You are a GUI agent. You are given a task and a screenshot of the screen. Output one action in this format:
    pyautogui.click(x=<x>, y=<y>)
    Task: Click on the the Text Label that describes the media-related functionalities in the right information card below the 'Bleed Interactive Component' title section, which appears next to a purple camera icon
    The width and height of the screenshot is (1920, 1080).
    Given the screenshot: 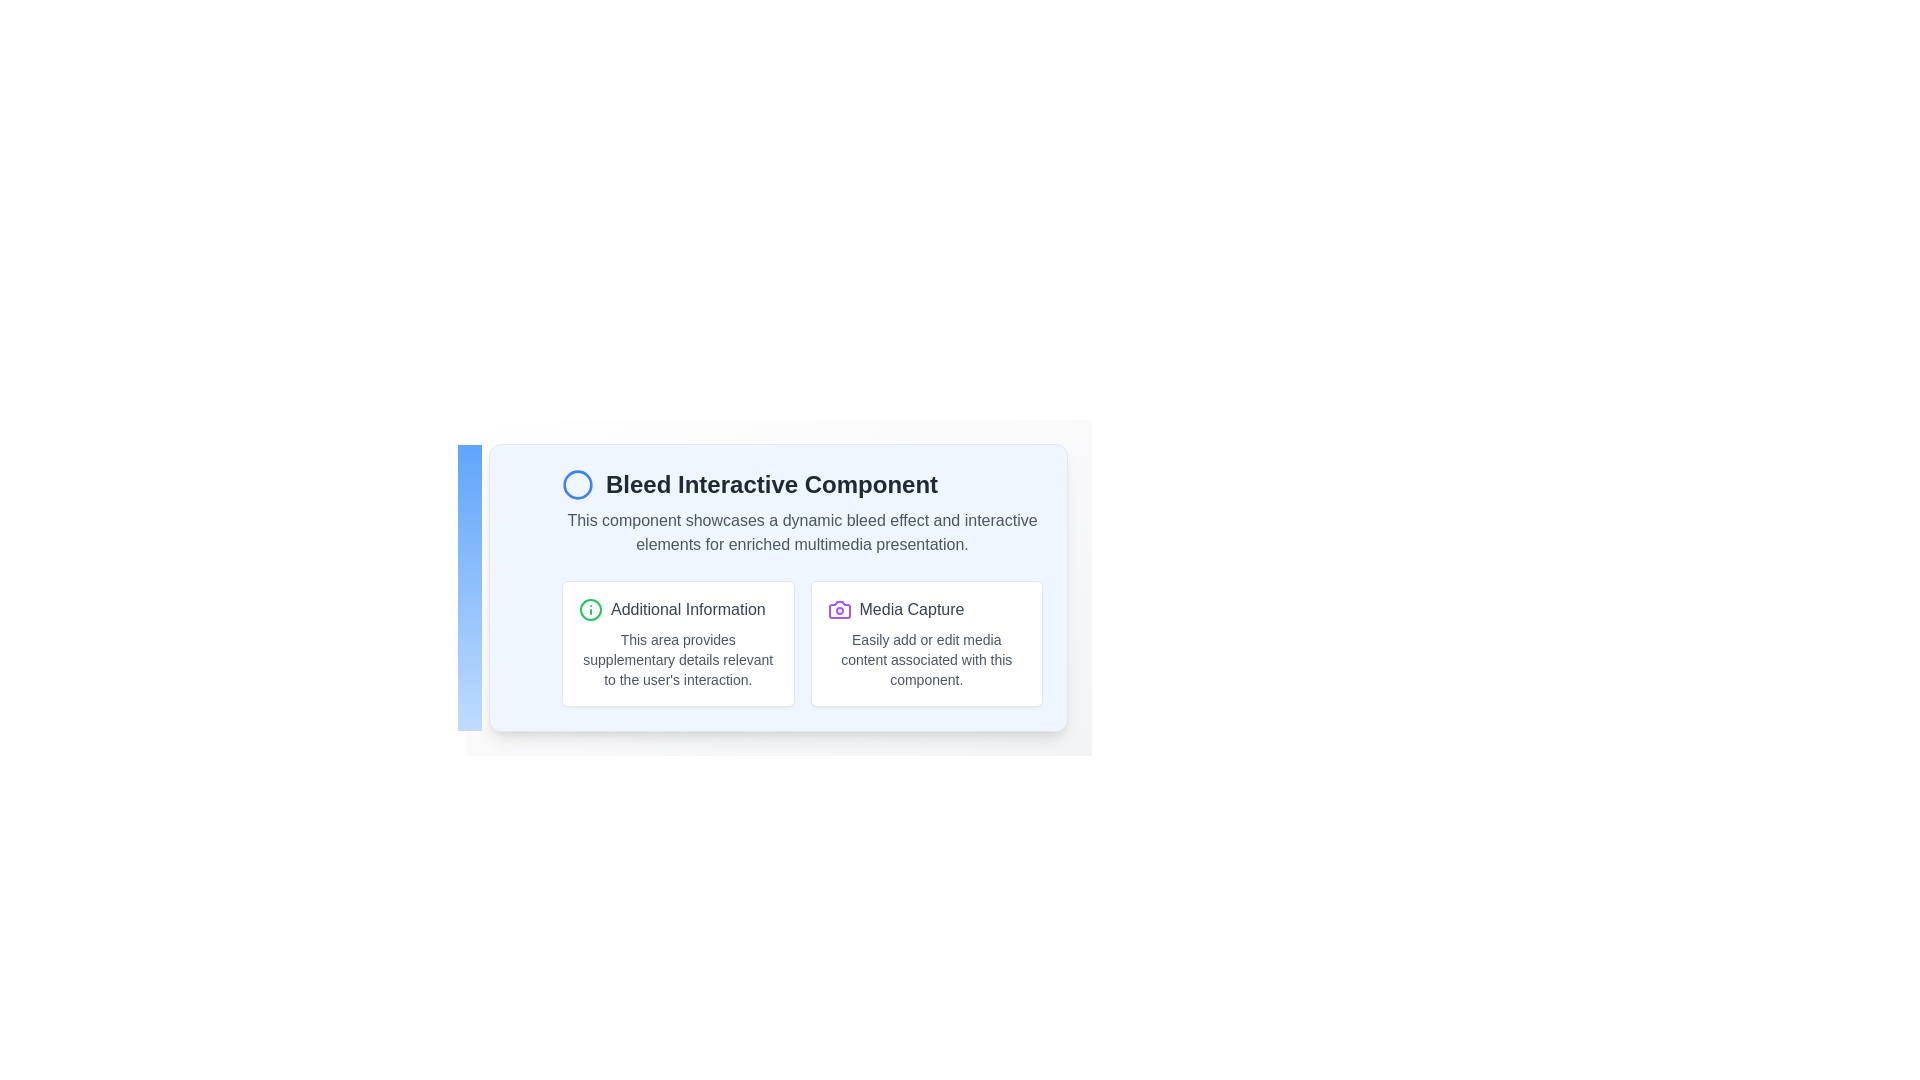 What is the action you would take?
    pyautogui.click(x=911, y=608)
    